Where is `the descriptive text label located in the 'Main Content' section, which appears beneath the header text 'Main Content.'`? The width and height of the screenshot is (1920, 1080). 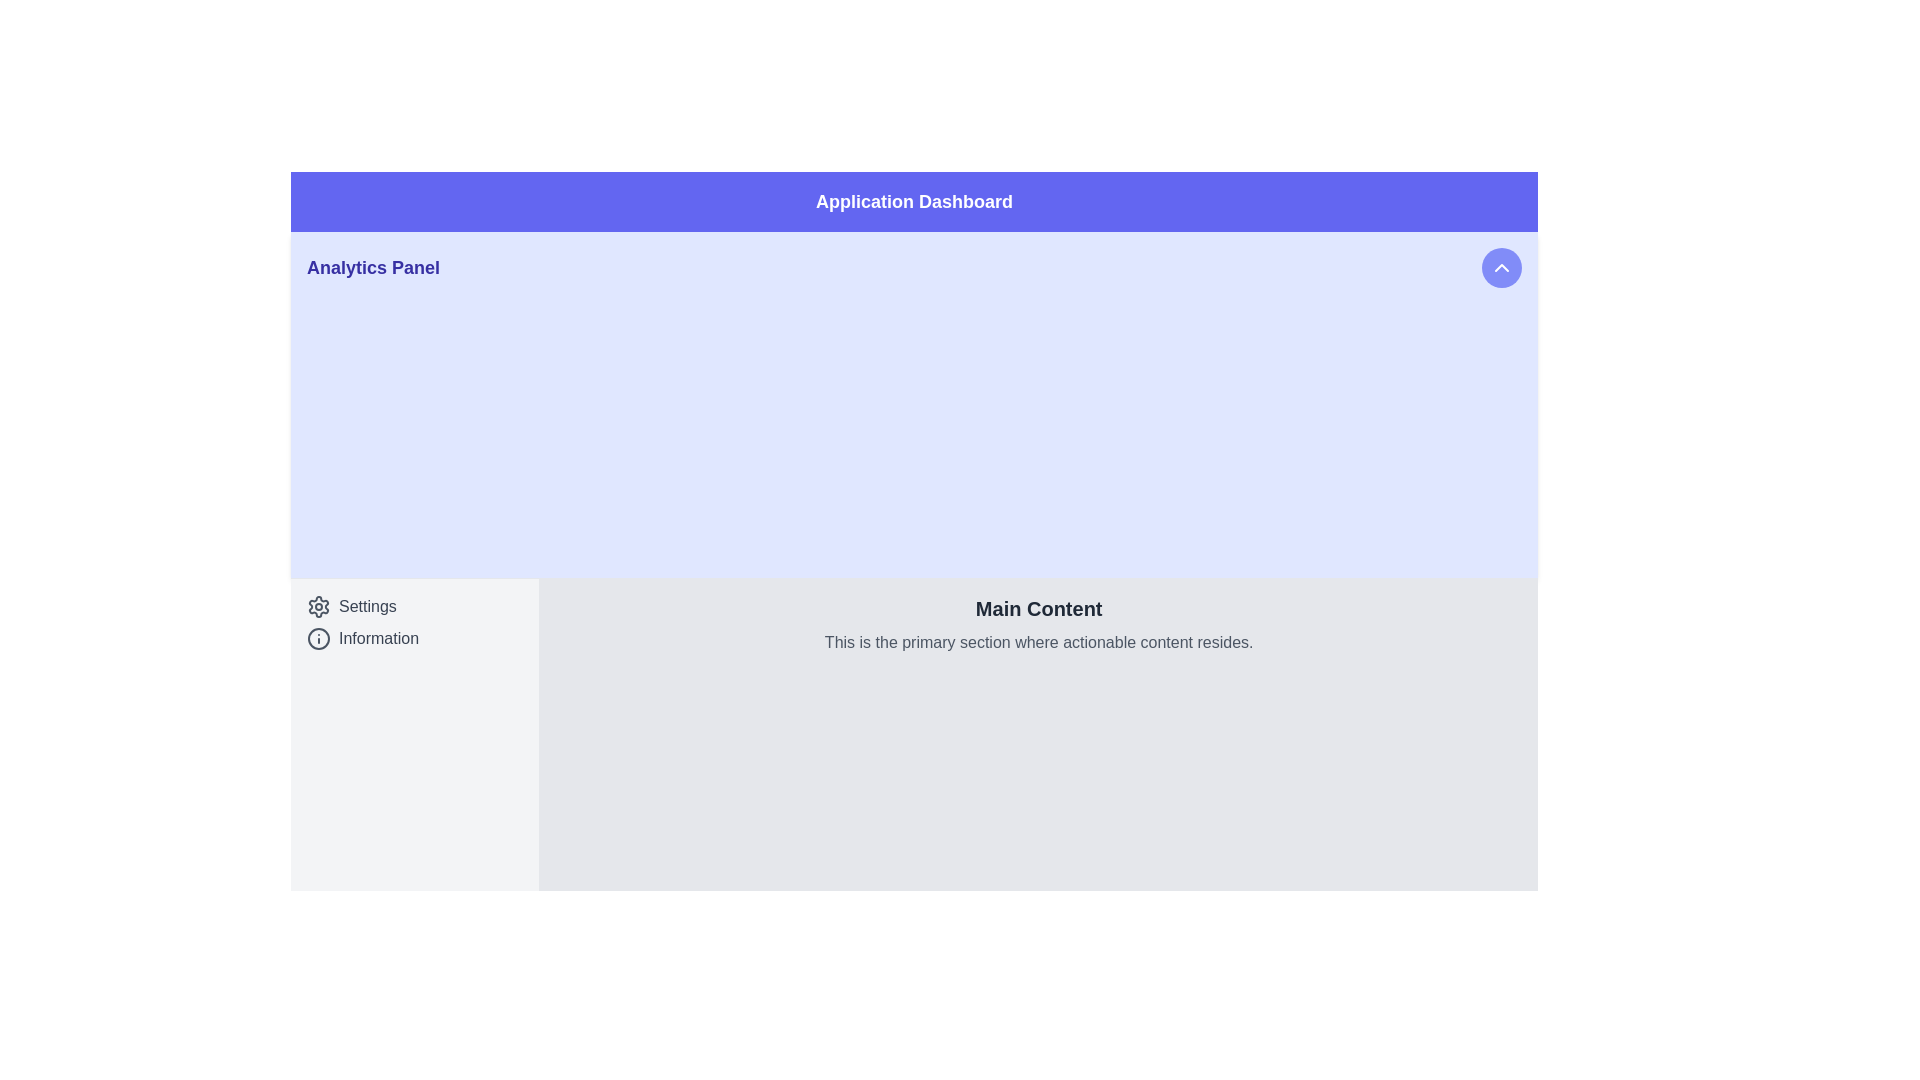
the descriptive text label located in the 'Main Content' section, which appears beneath the header text 'Main Content.' is located at coordinates (1039, 642).